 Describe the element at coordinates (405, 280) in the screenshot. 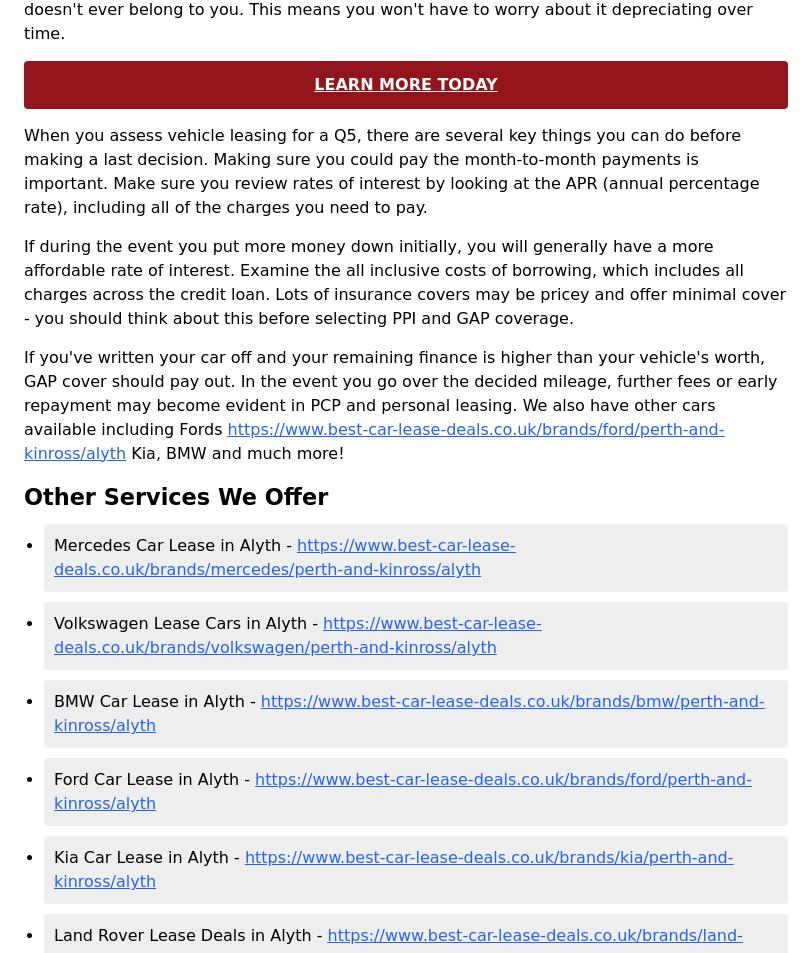

I see `'If during the event you put more money down initially, you will generally have a more affordable rate of interest. Examine the all inclusive costs of borrowing, which includes all charges across the credit loan. Lots of insurance covers may be pricey and offer minimal cover - you should think about this before selecting PPI and GAP coverage.'` at that location.